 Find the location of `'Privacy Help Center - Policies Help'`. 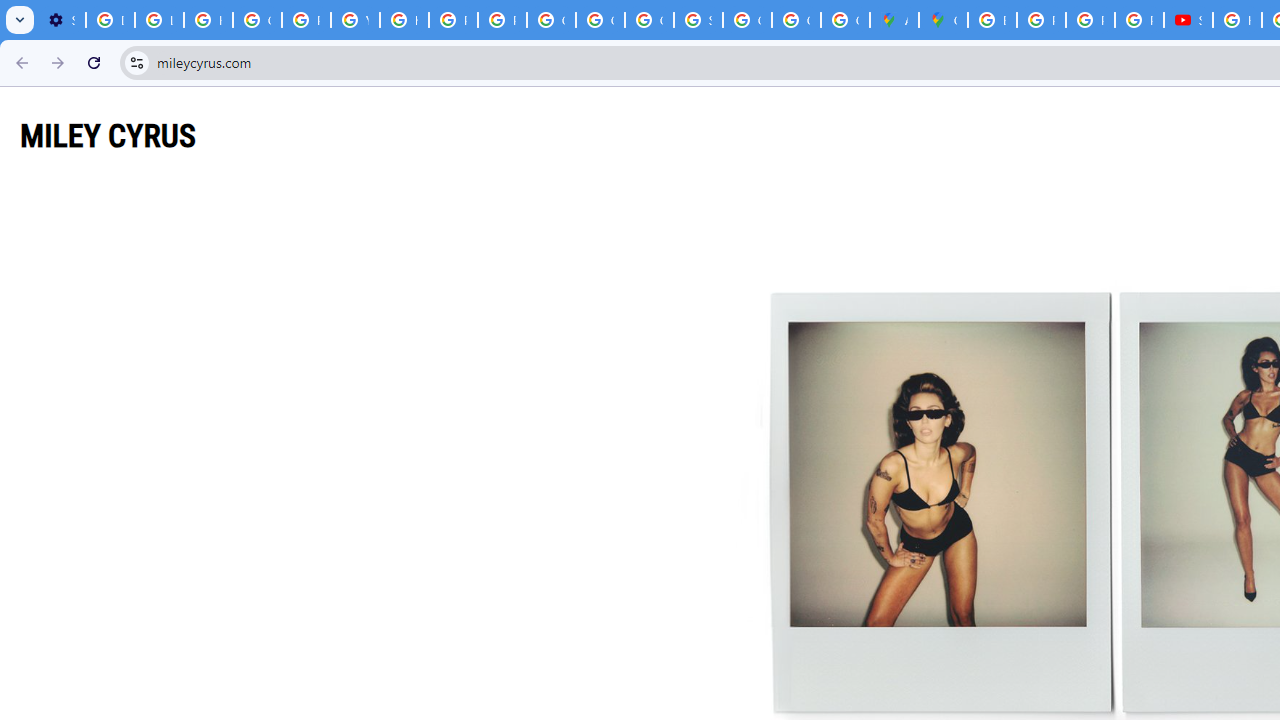

'Privacy Help Center - Policies Help' is located at coordinates (452, 20).